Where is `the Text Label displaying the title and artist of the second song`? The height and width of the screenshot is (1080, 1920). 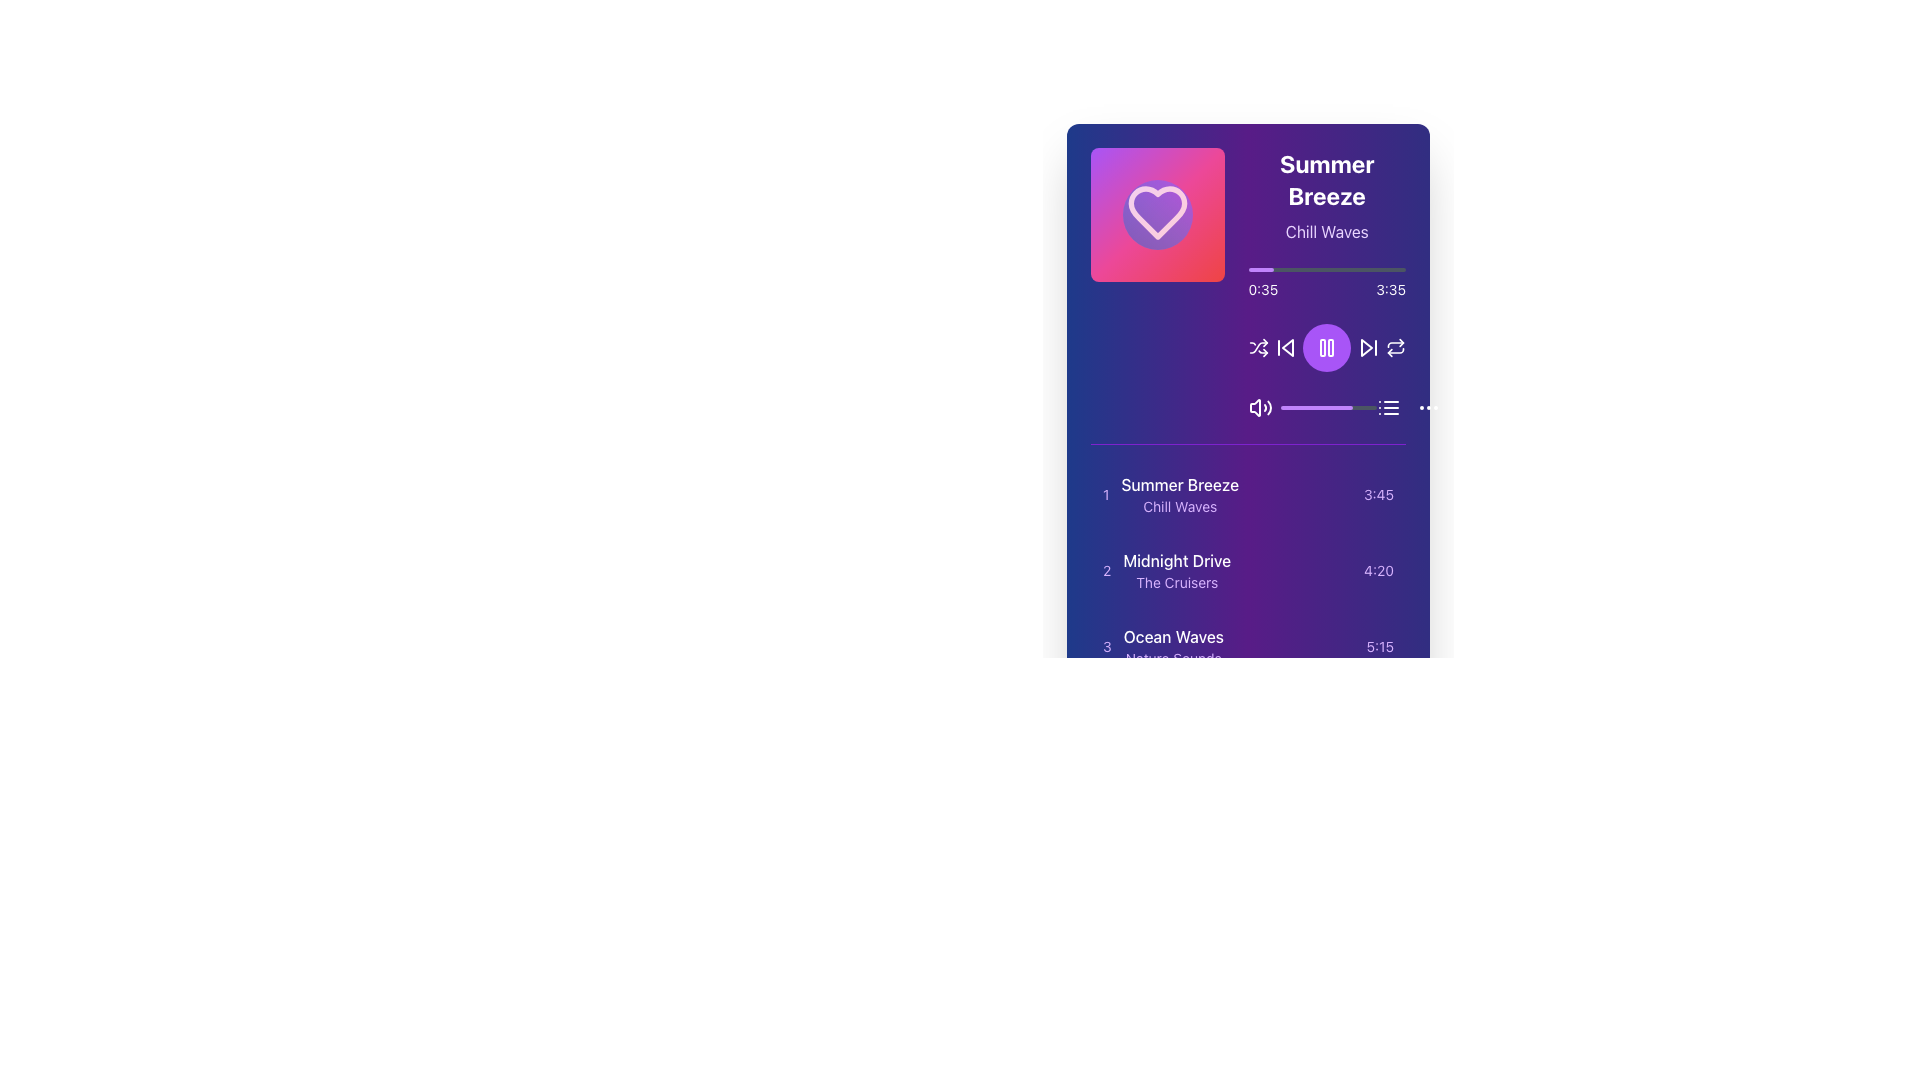
the Text Label displaying the title and artist of the second song is located at coordinates (1167, 570).